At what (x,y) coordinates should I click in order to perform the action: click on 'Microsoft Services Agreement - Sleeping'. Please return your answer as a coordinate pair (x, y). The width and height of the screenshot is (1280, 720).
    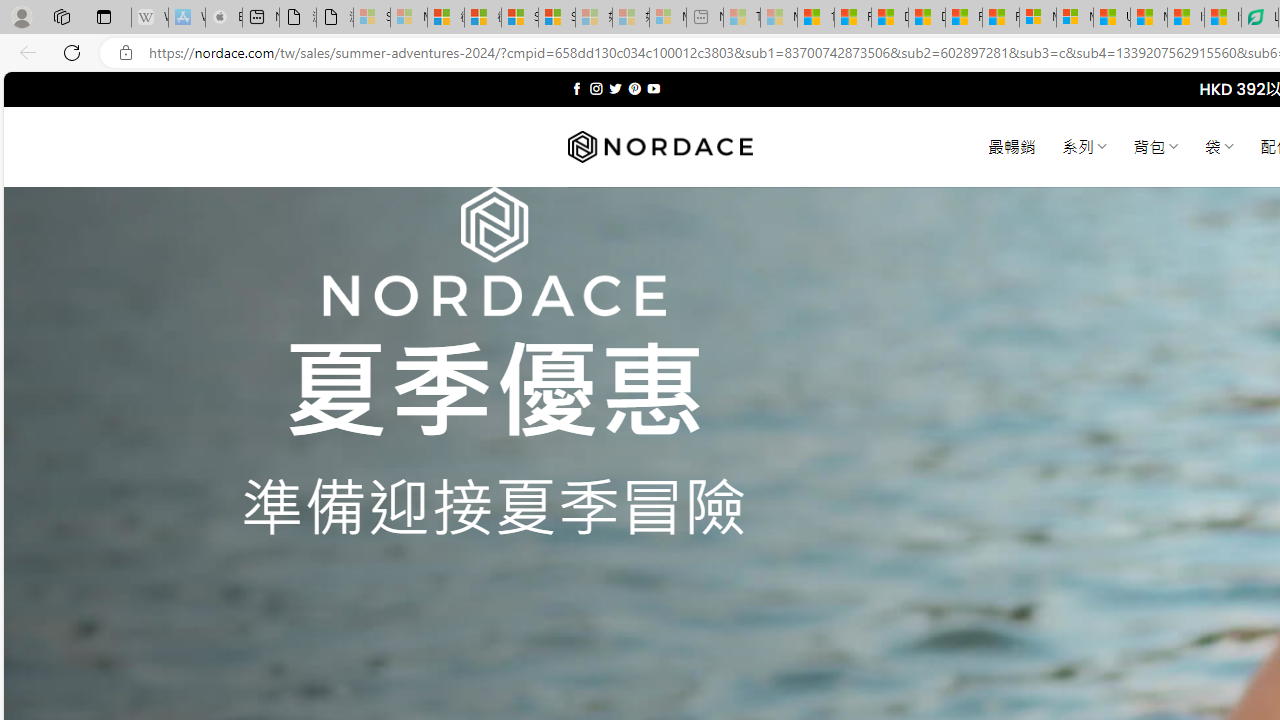
    Looking at the image, I should click on (407, 17).